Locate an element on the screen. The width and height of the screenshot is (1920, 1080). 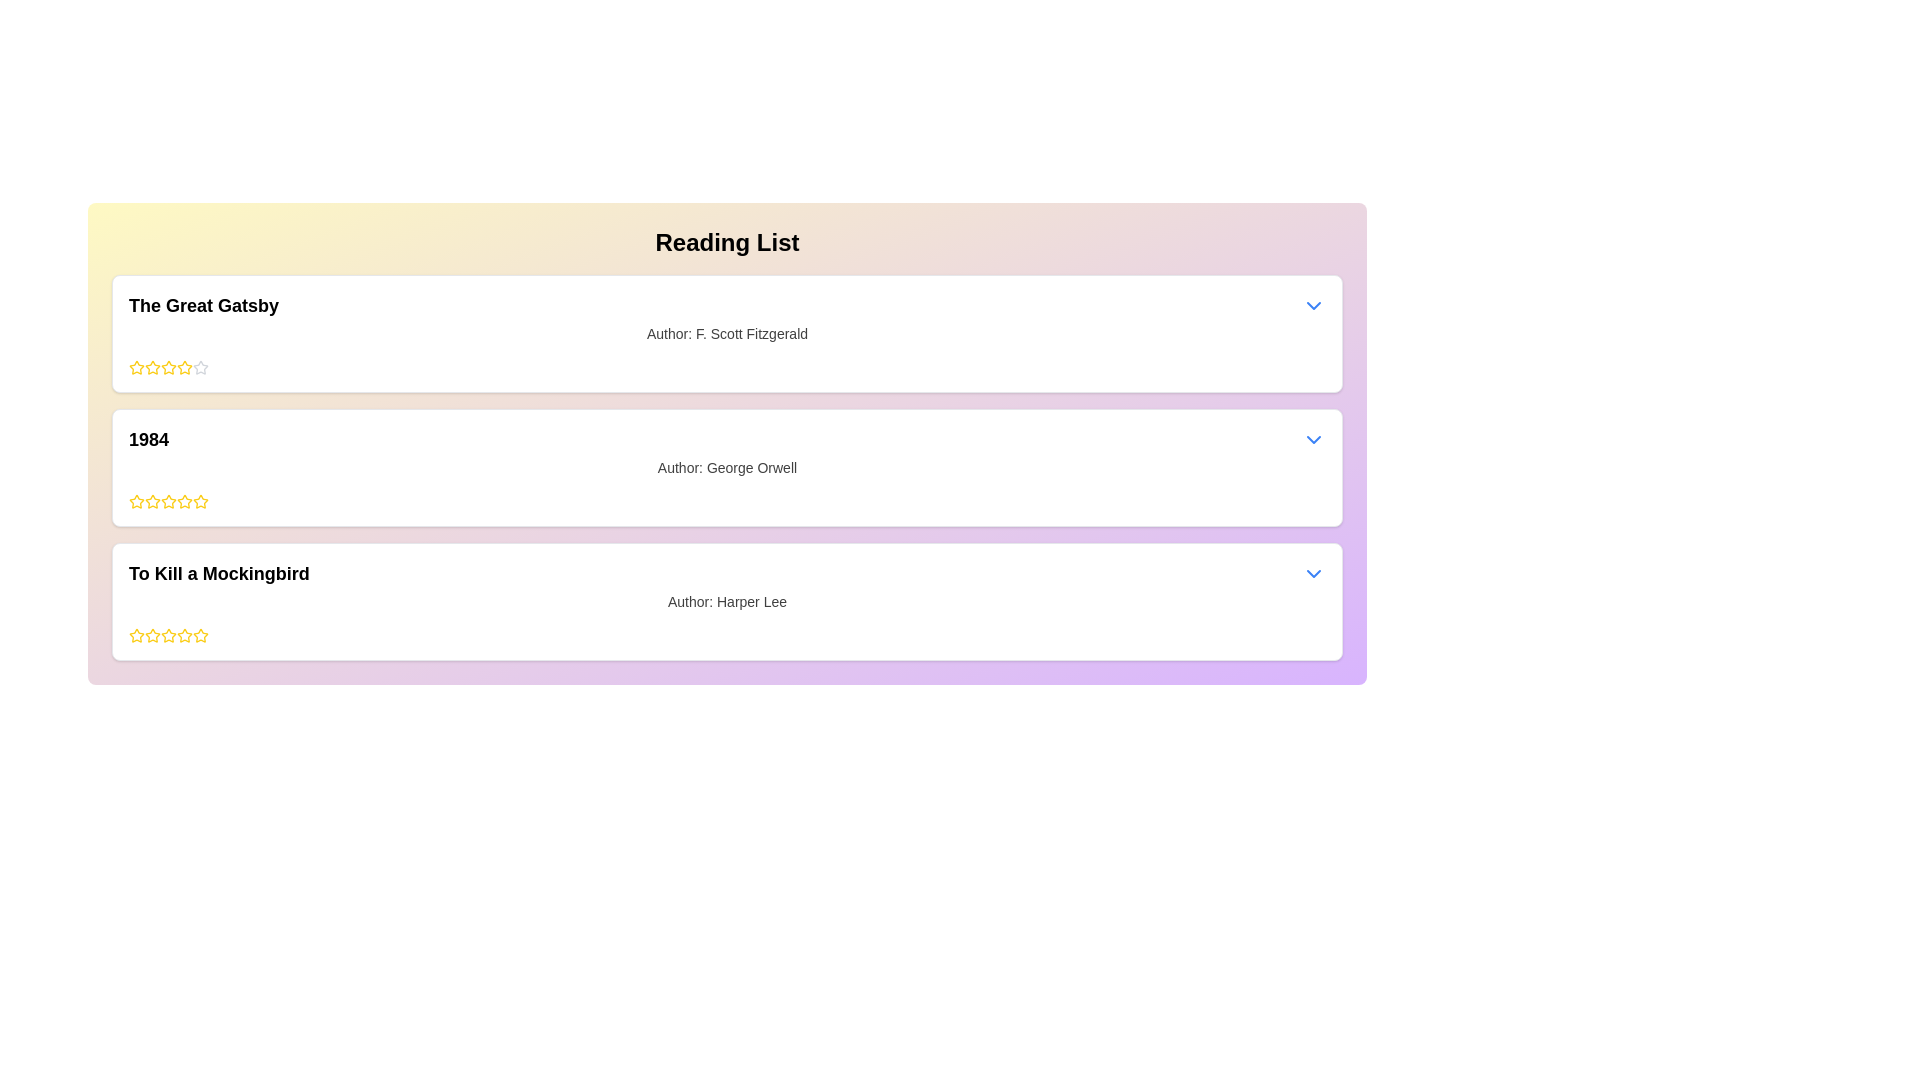
the dropdown toggle button located to the far right of the section for the book titled 'To Kill a Mockingbird' is located at coordinates (1314, 574).